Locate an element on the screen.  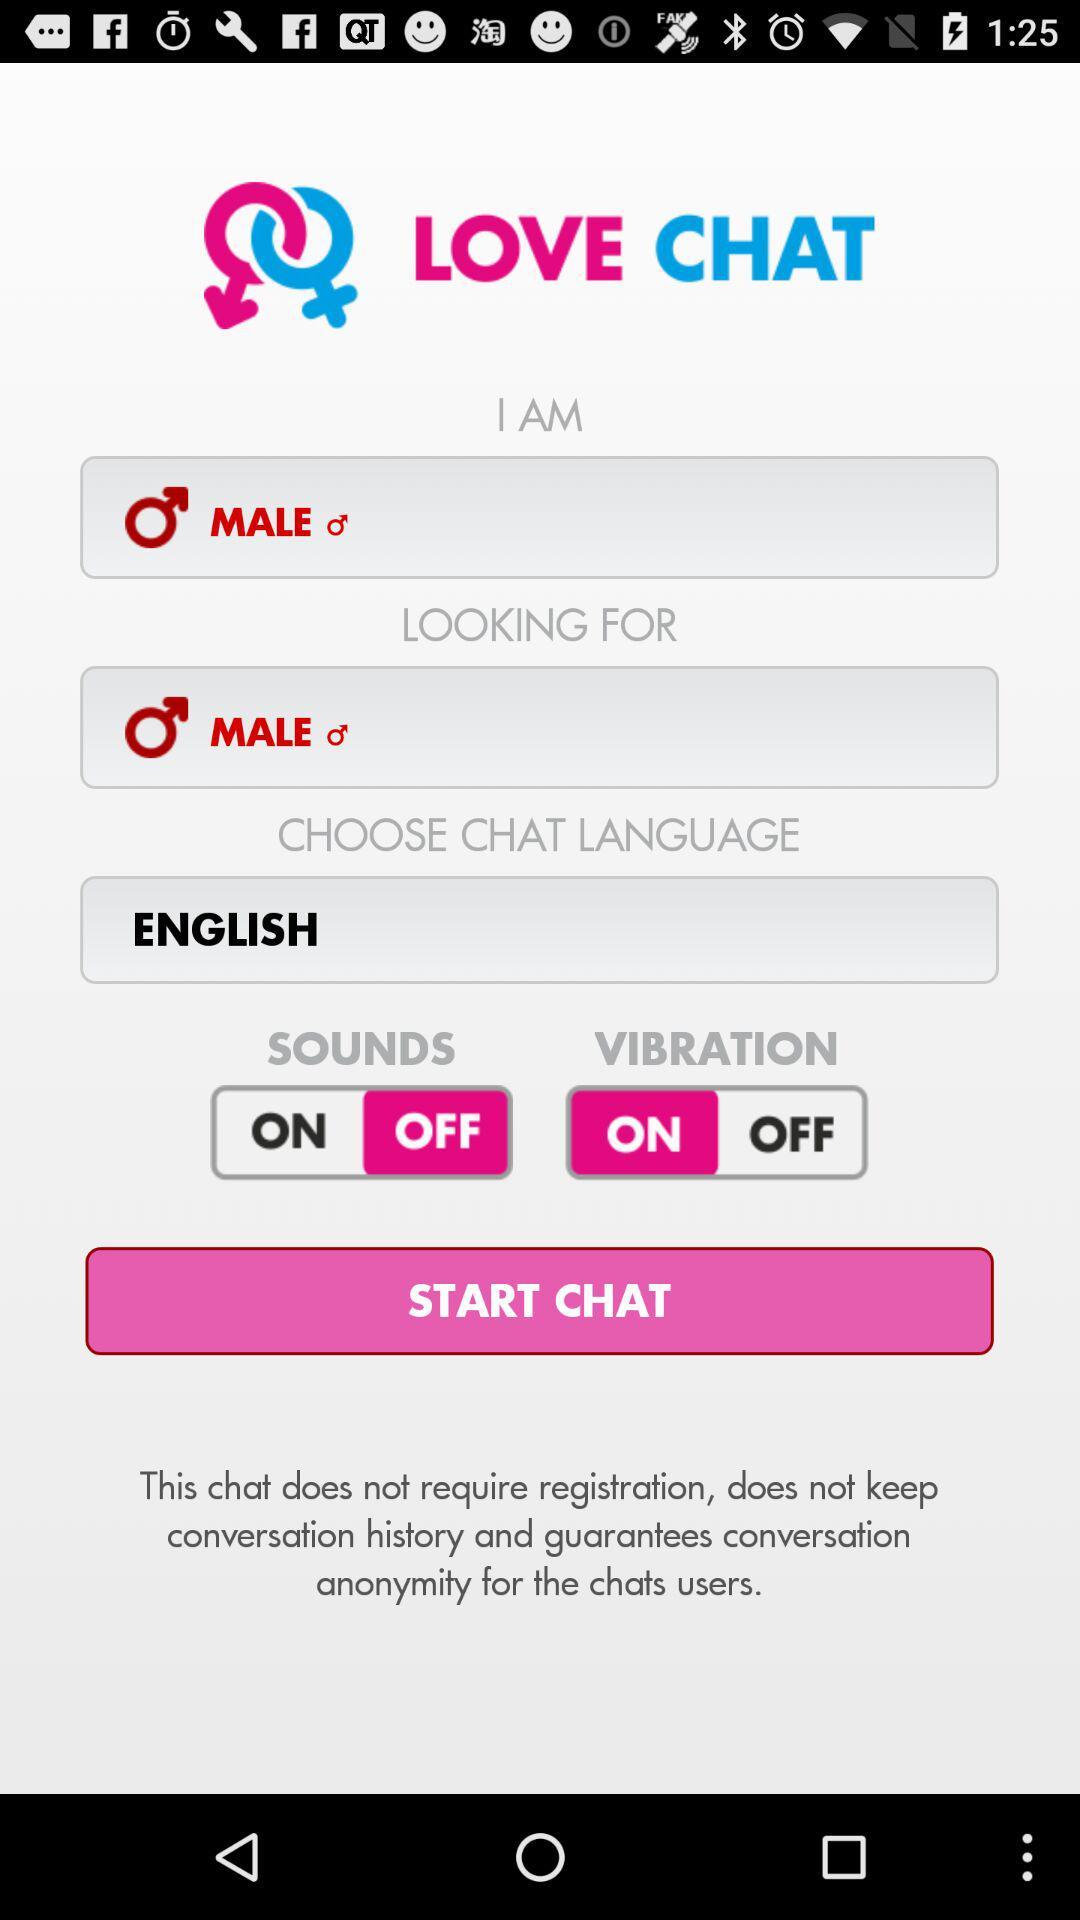
sounds is located at coordinates (361, 1133).